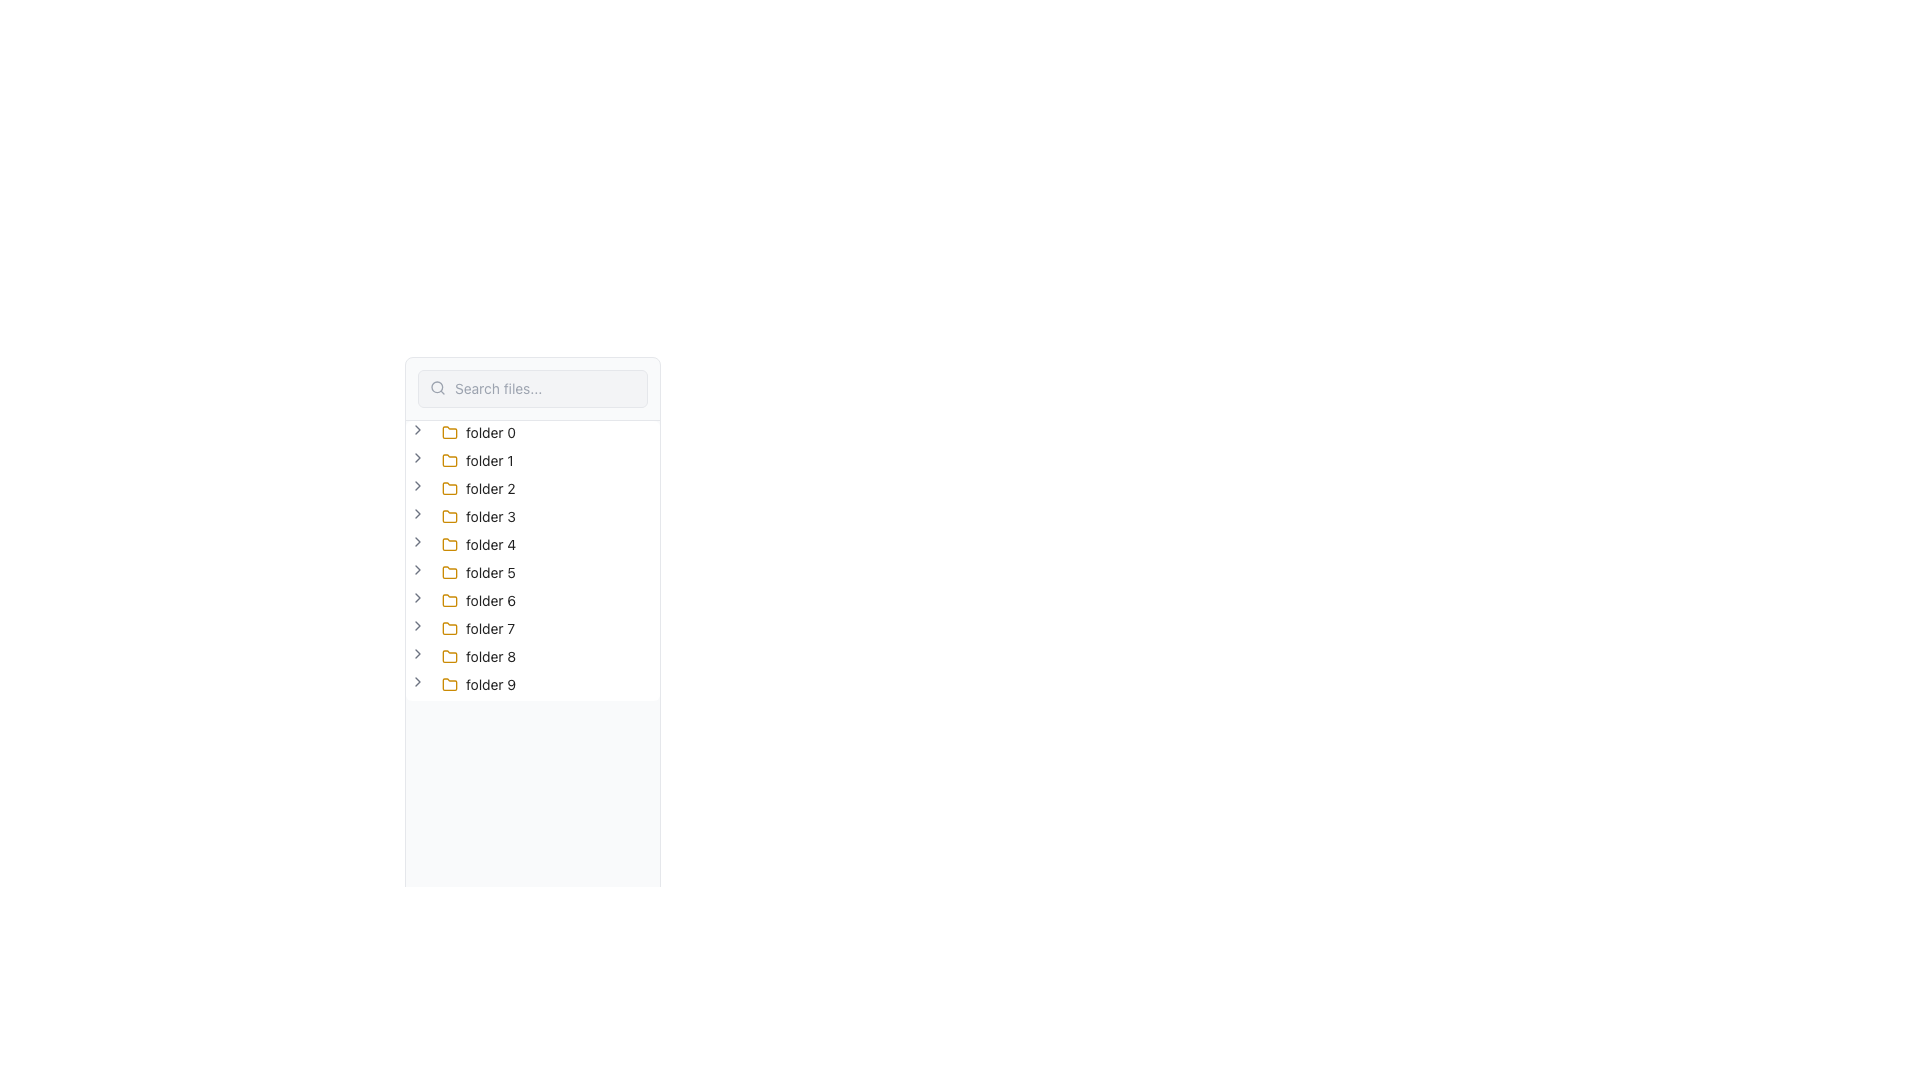 This screenshot has width=1920, height=1080. What do you see at coordinates (478, 431) in the screenshot?
I see `the 'folder 0' tree view item, which is a combination of a text label and a yellowish folder icon, located at the top of the sidebar for file navigation` at bounding box center [478, 431].